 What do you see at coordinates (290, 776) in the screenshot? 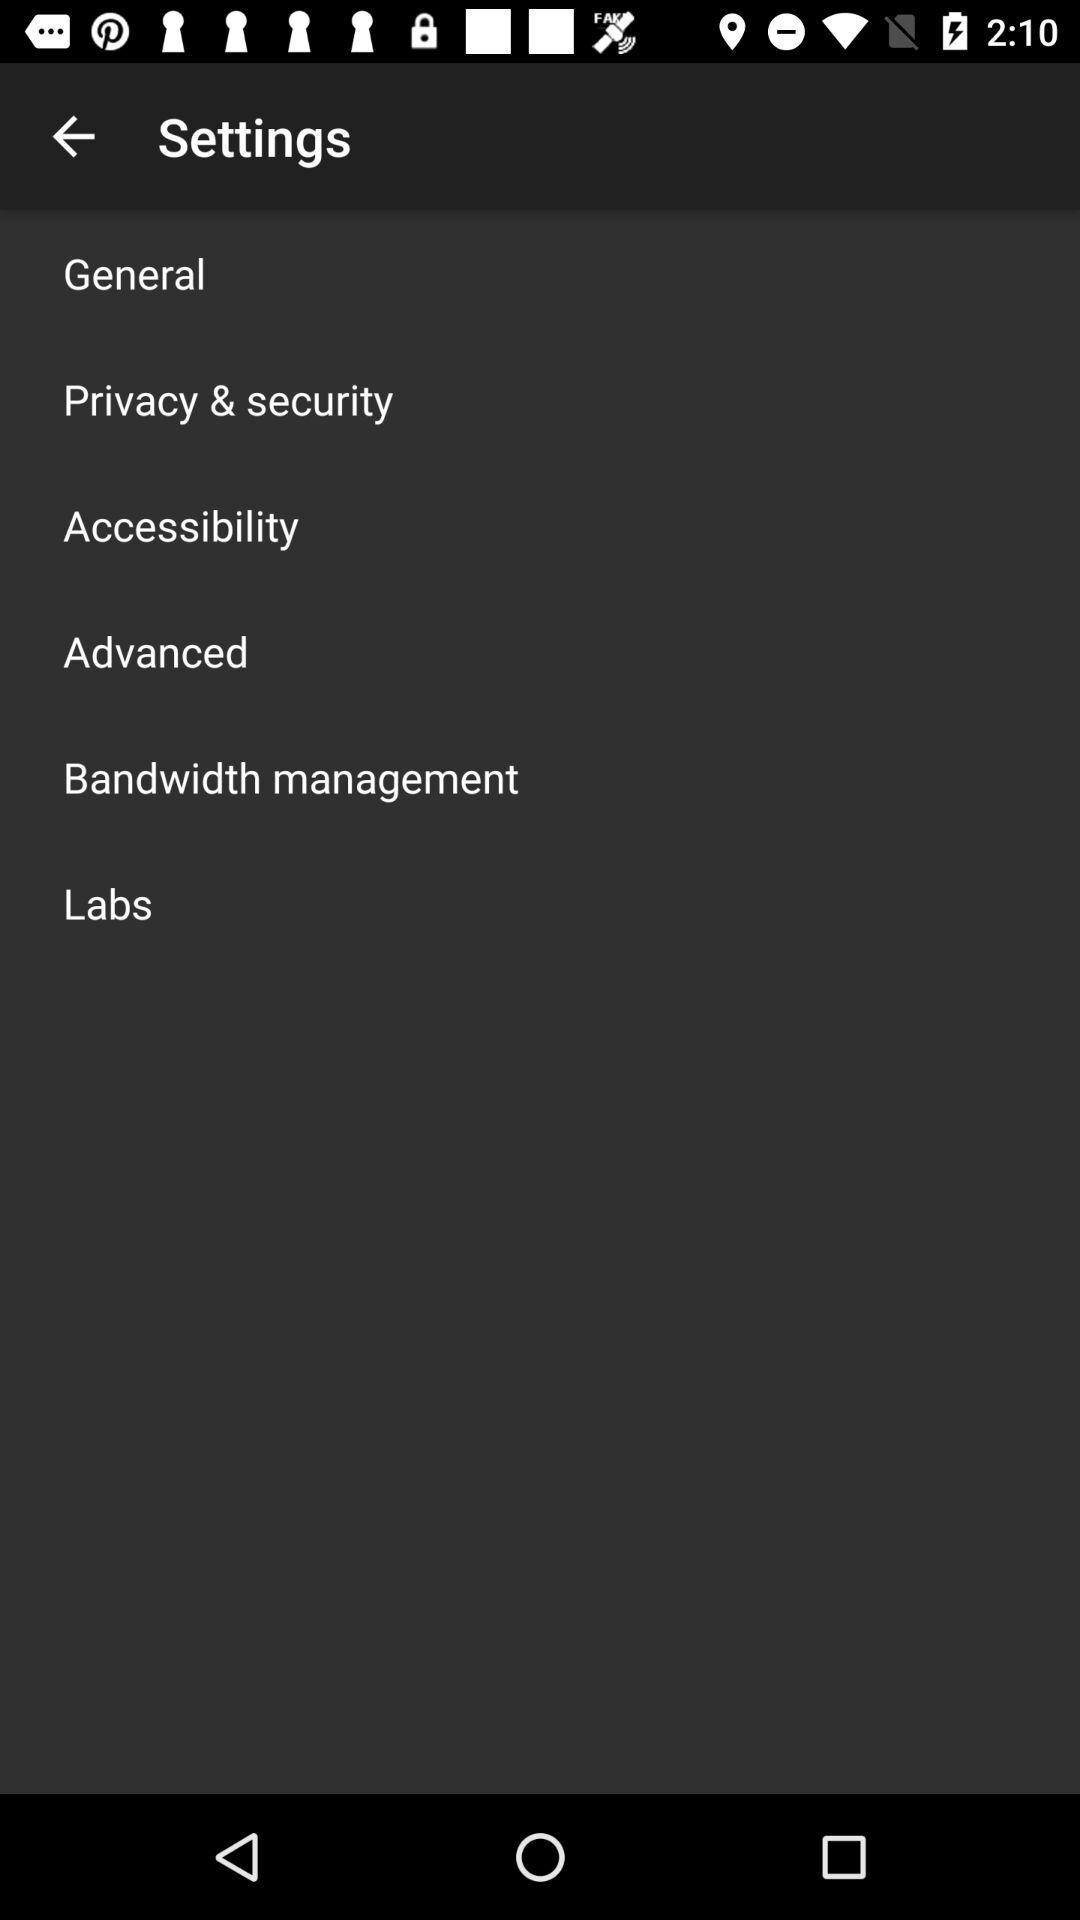
I see `bandwidth management icon` at bounding box center [290, 776].